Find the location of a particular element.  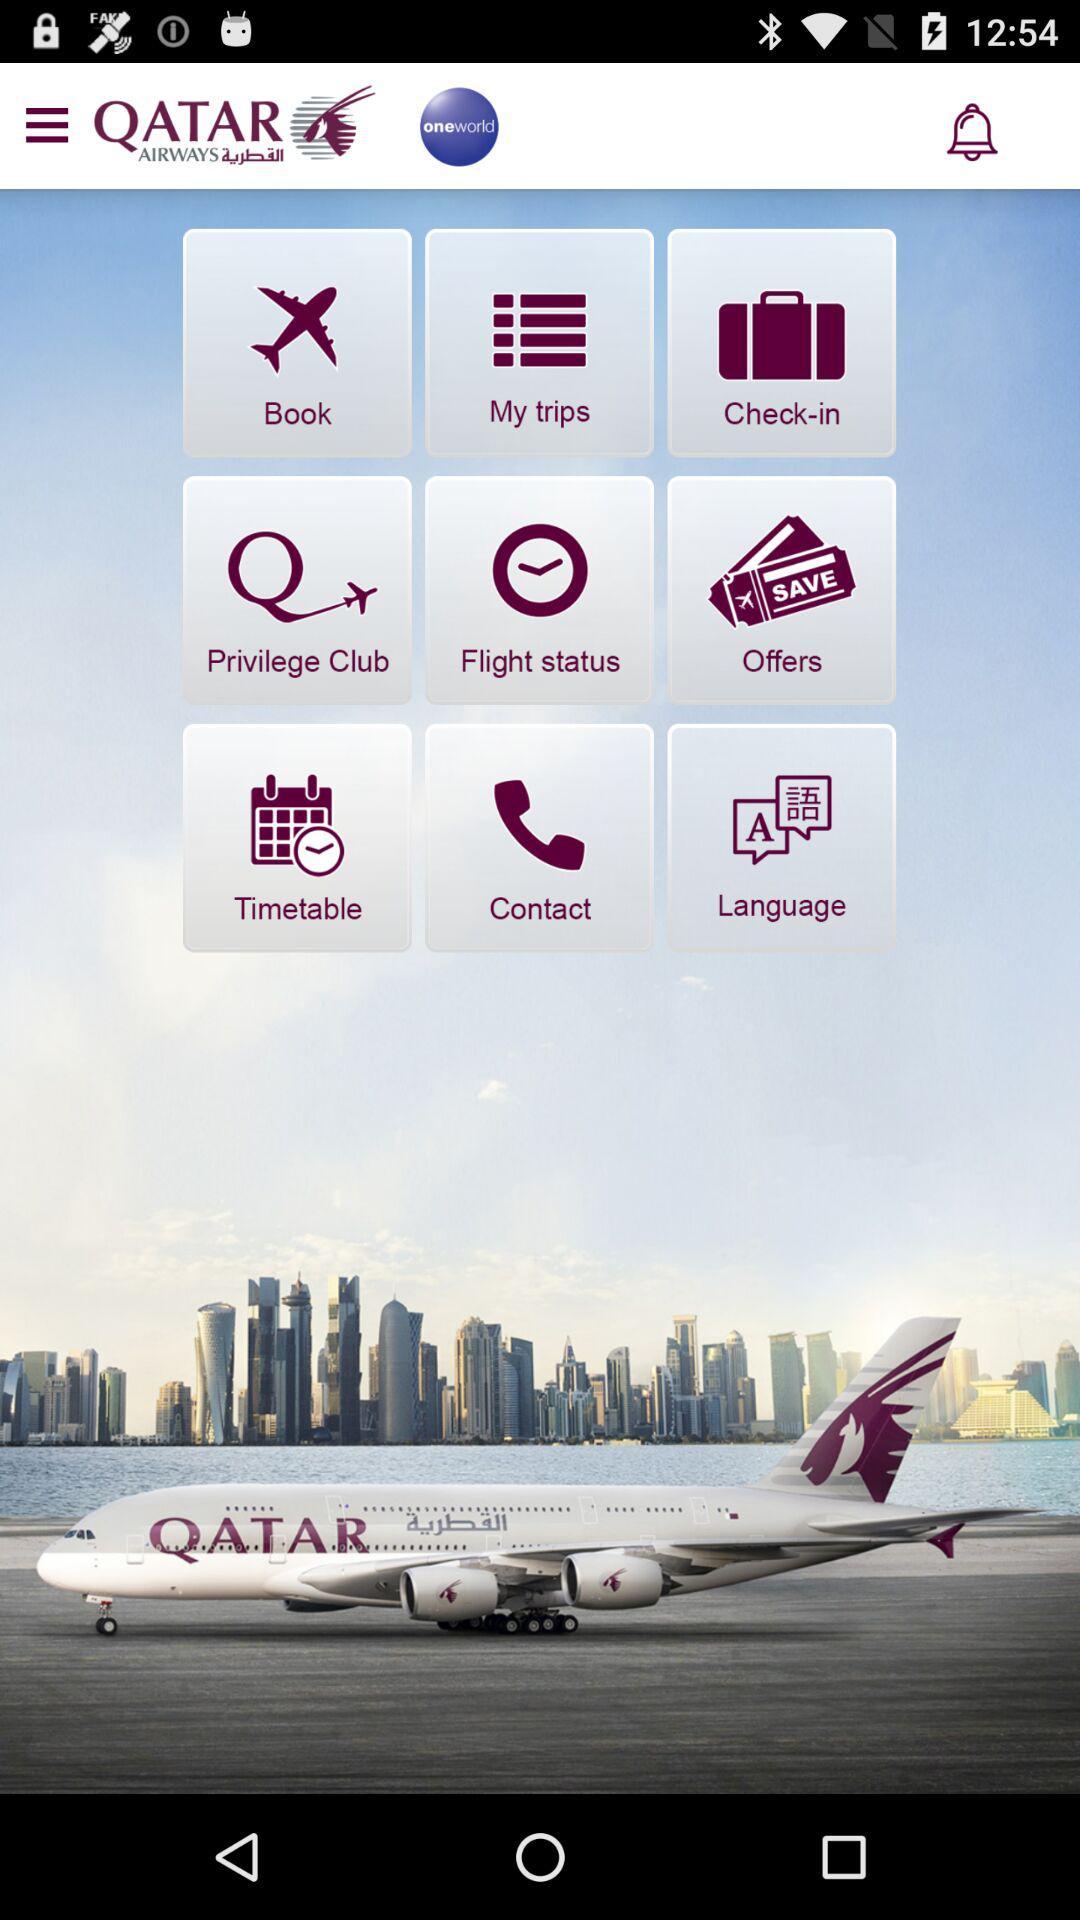

privilege club is located at coordinates (297, 589).